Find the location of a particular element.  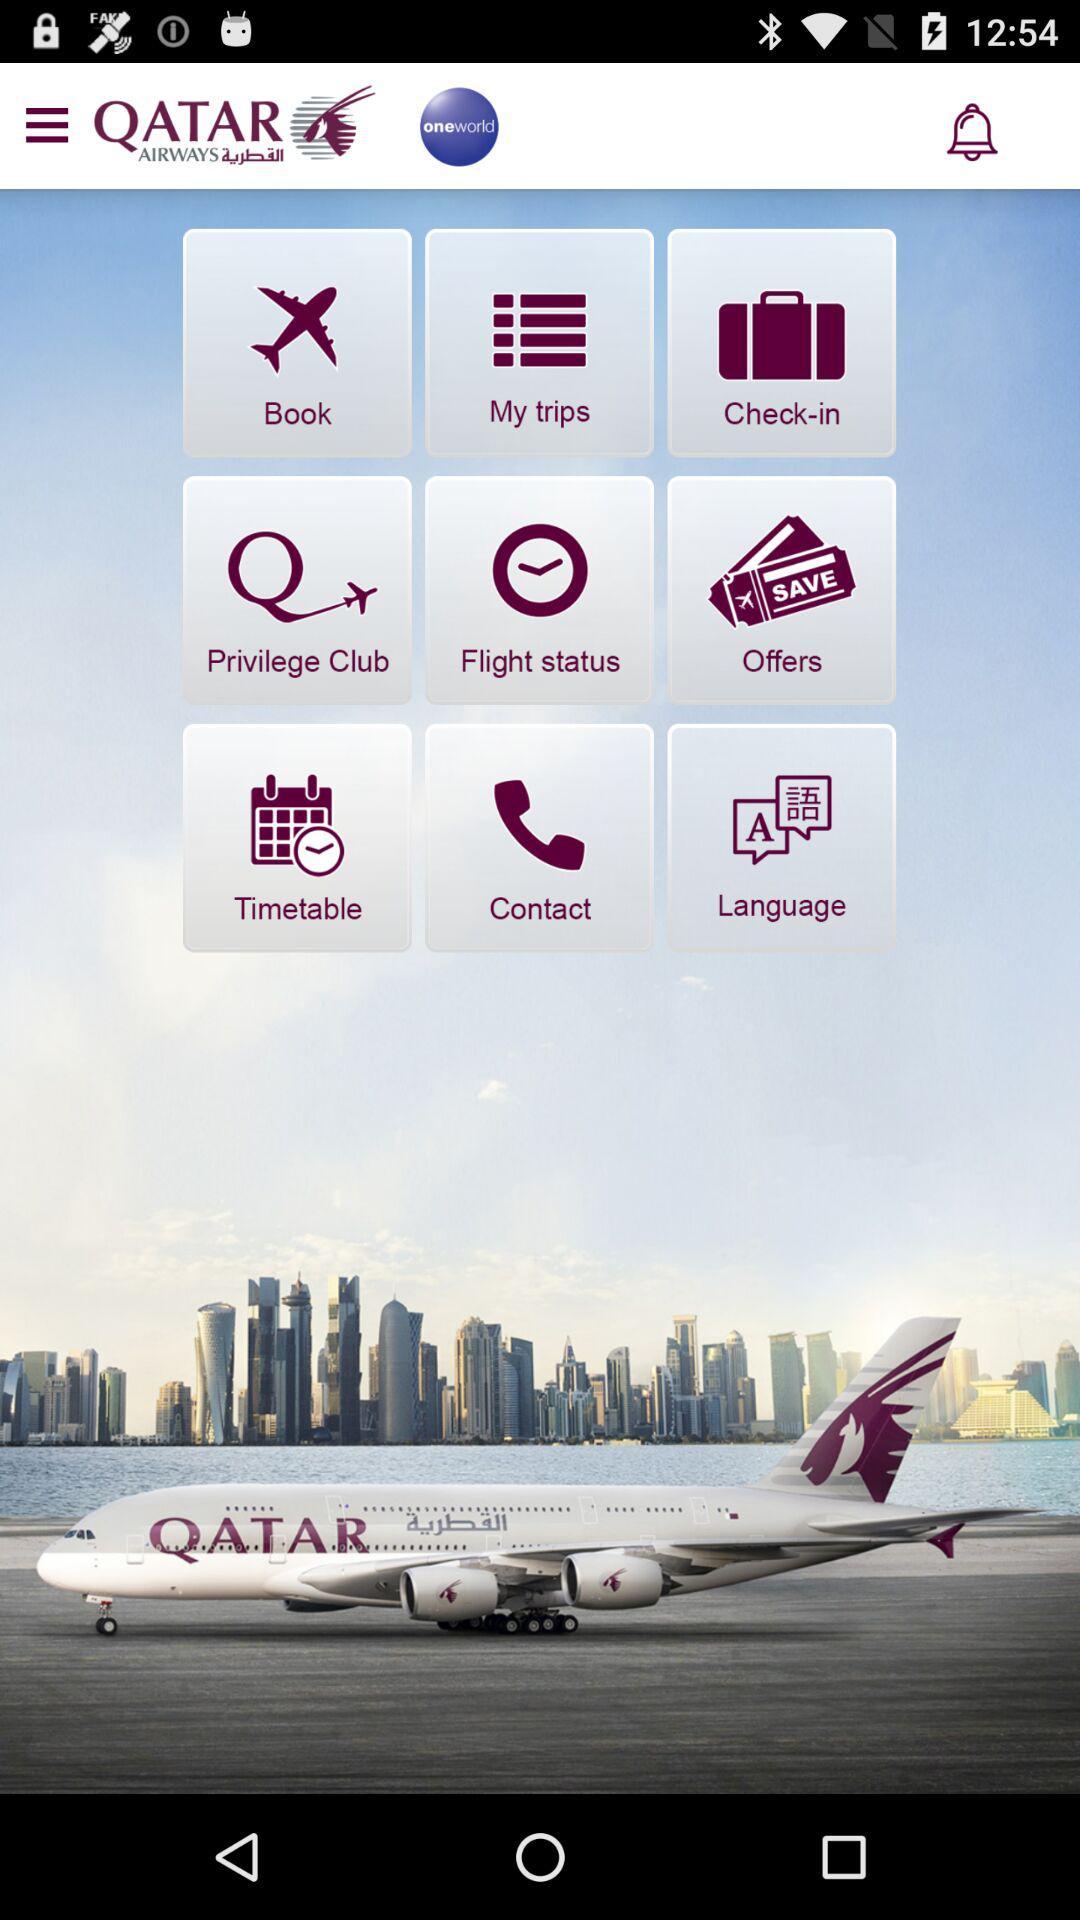

privilege club is located at coordinates (297, 589).